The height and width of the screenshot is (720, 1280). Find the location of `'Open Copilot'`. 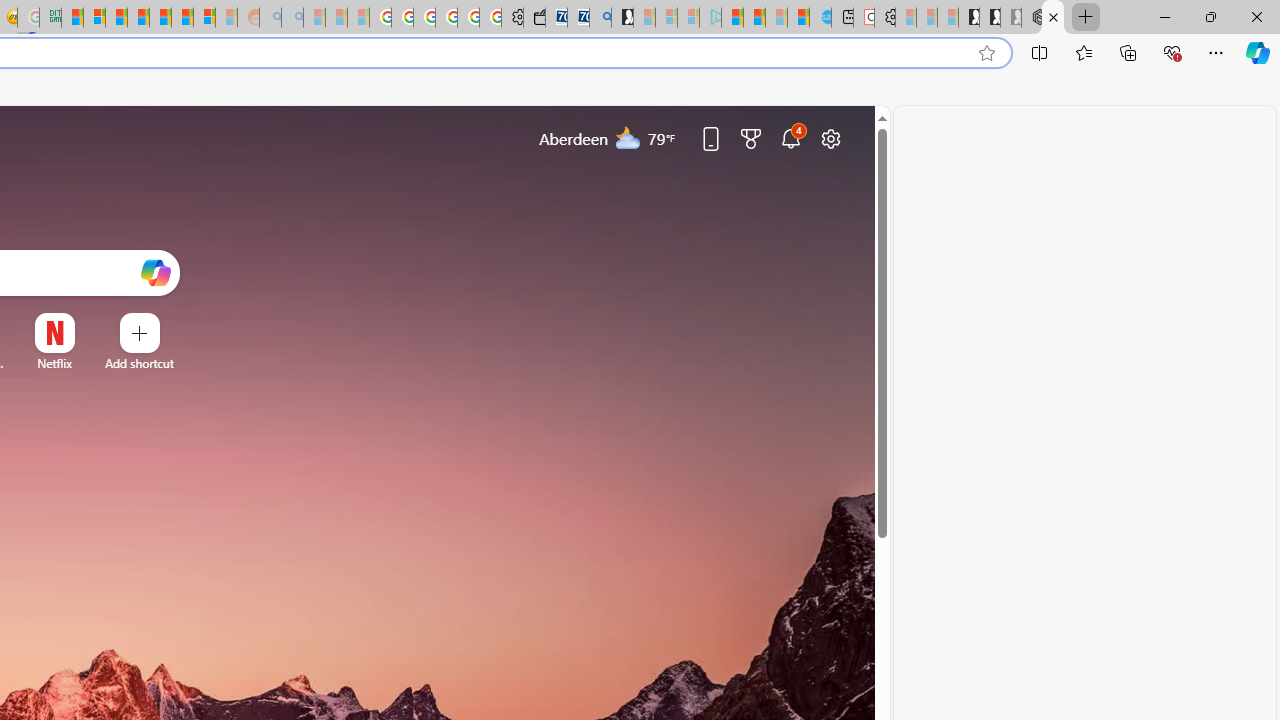

'Open Copilot' is located at coordinates (154, 273).